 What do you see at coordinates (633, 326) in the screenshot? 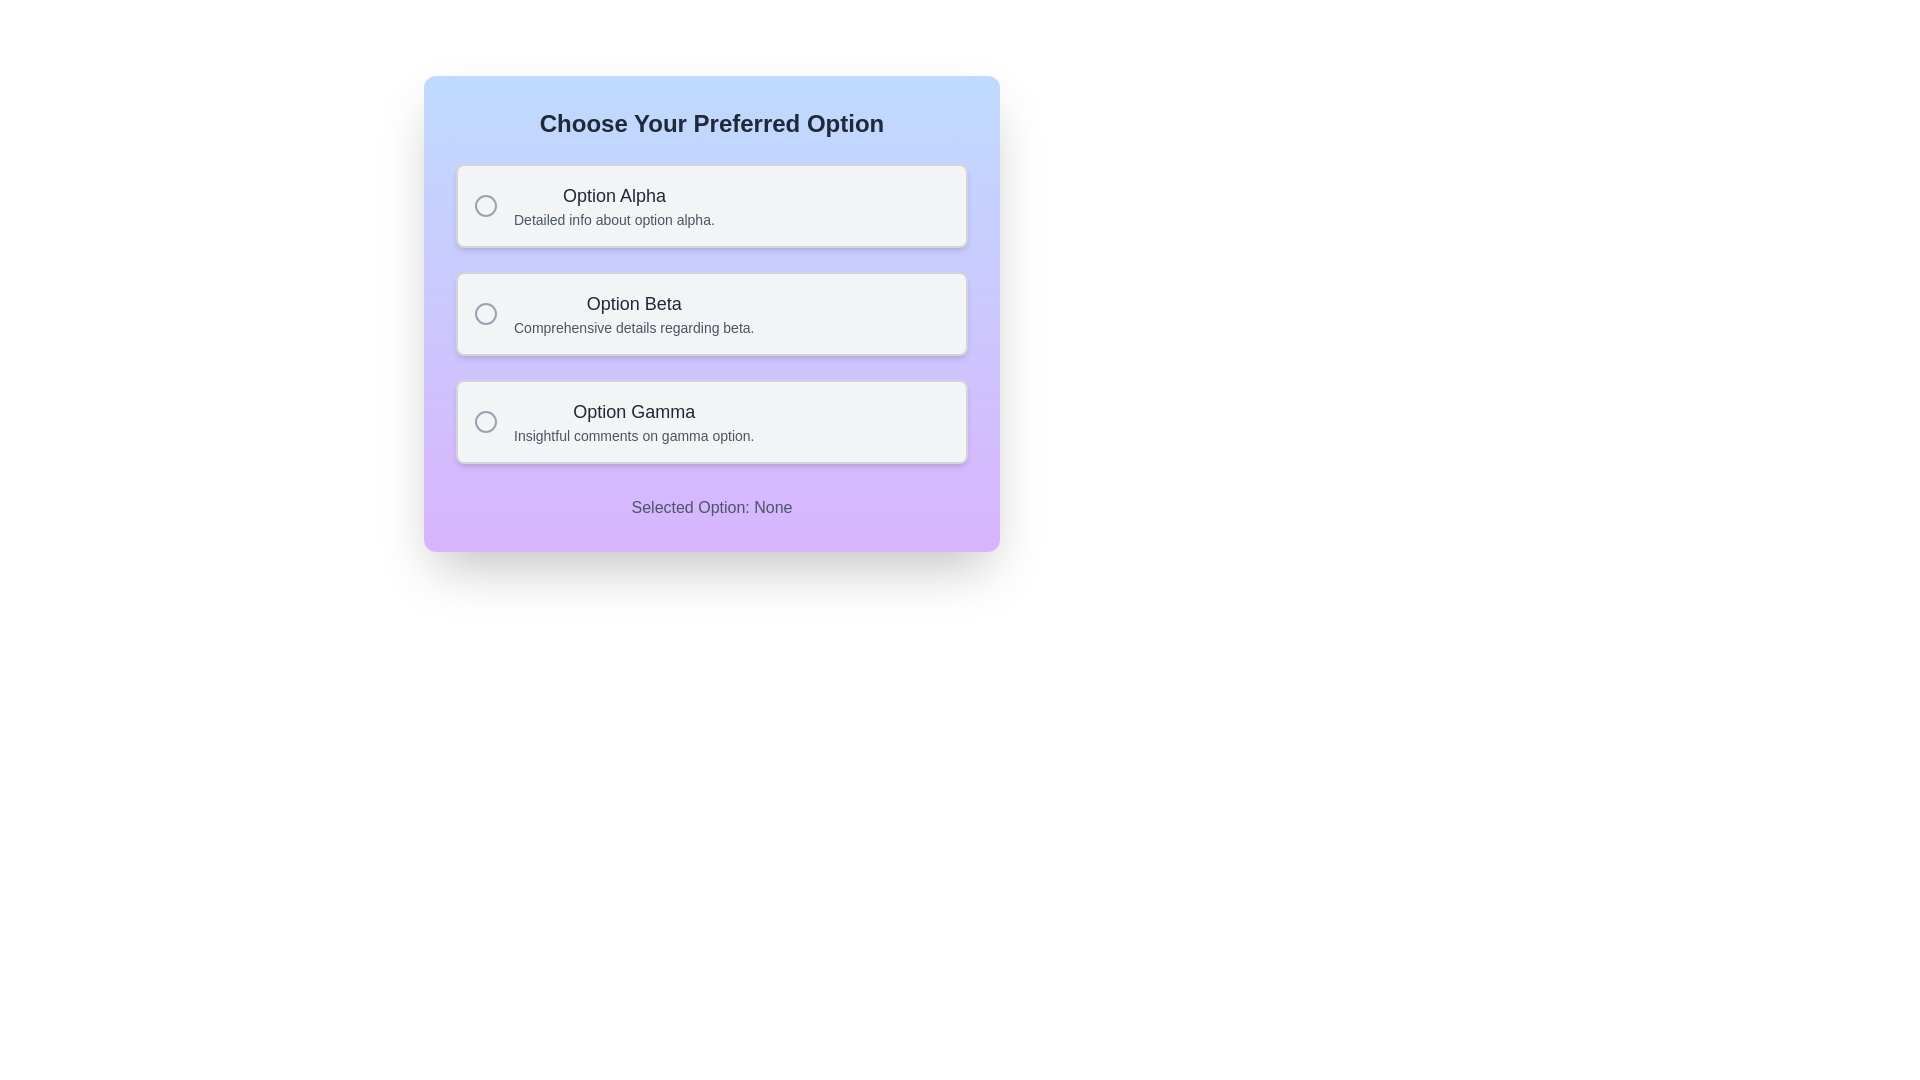
I see `text element displaying 'Comprehensive details regarding beta.' located beneath the 'Option Beta' label in the second option panel` at bounding box center [633, 326].